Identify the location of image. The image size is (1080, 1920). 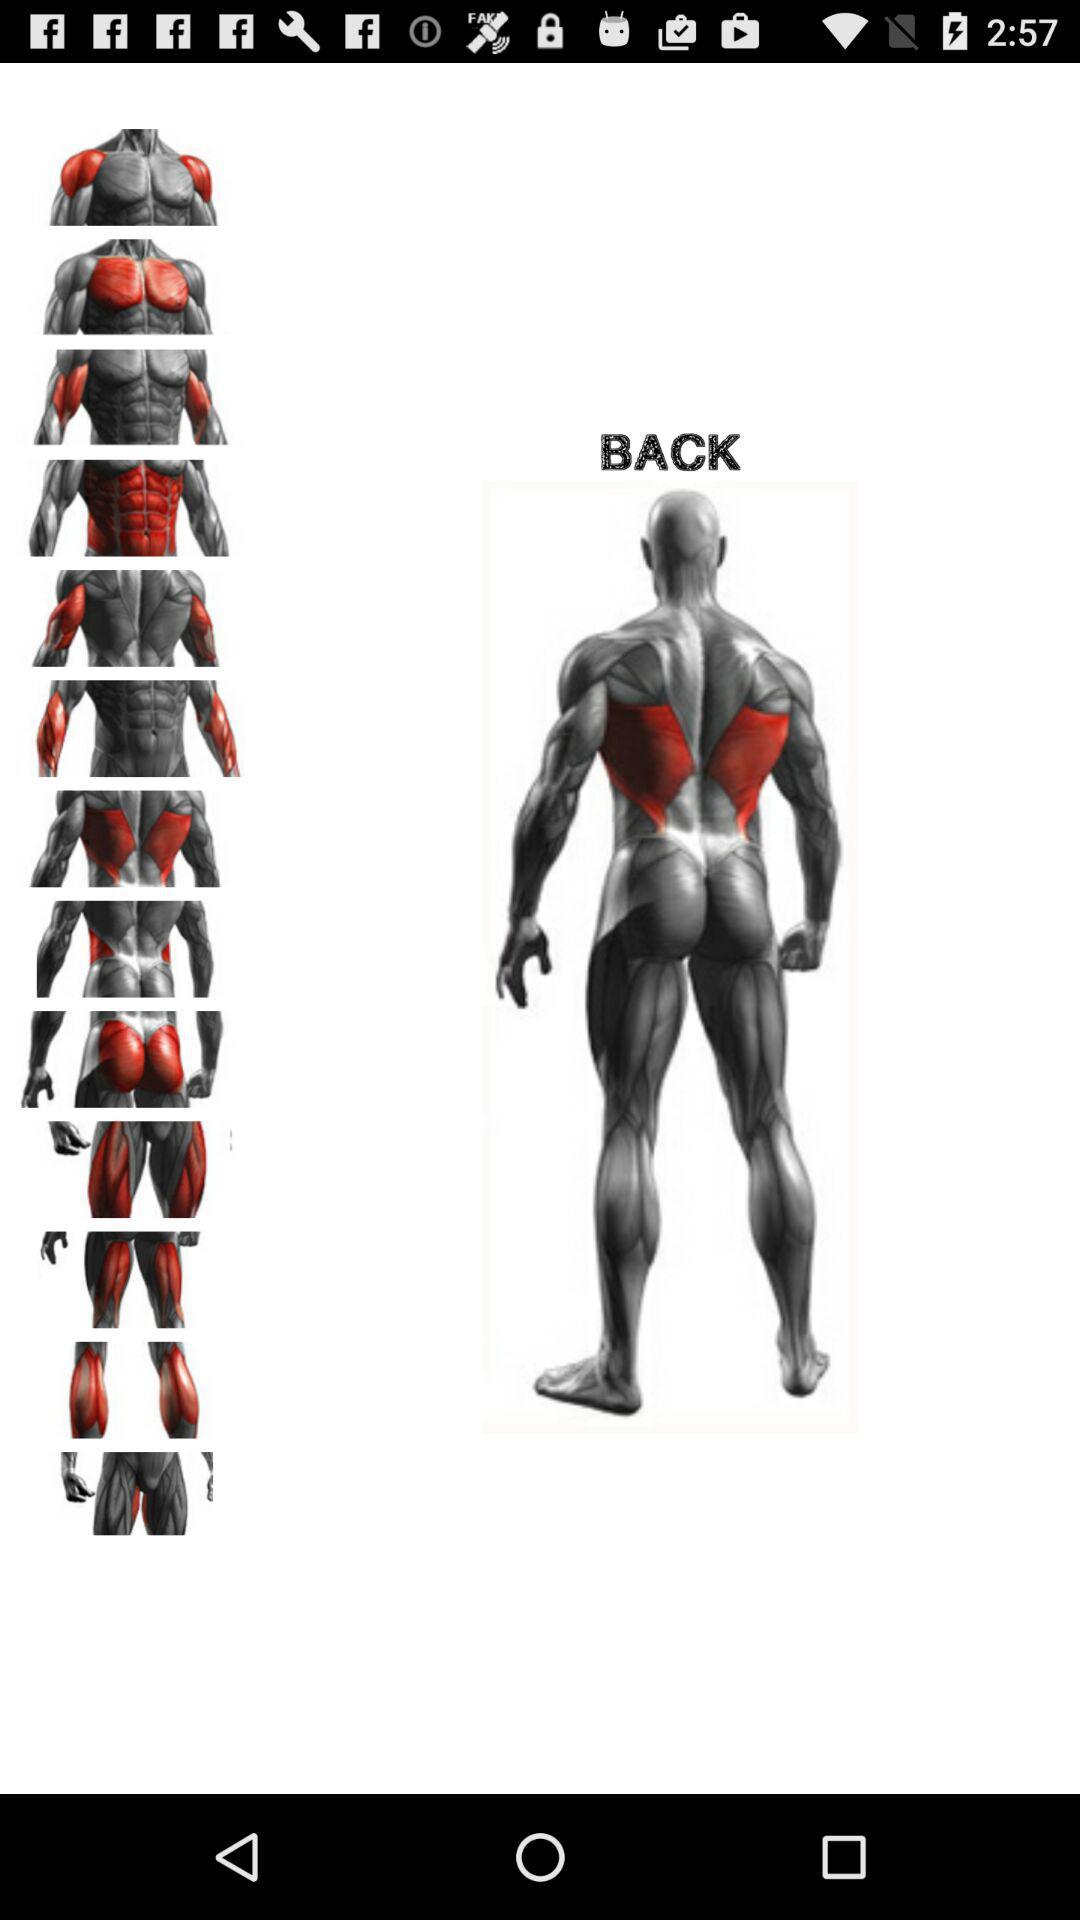
(131, 1493).